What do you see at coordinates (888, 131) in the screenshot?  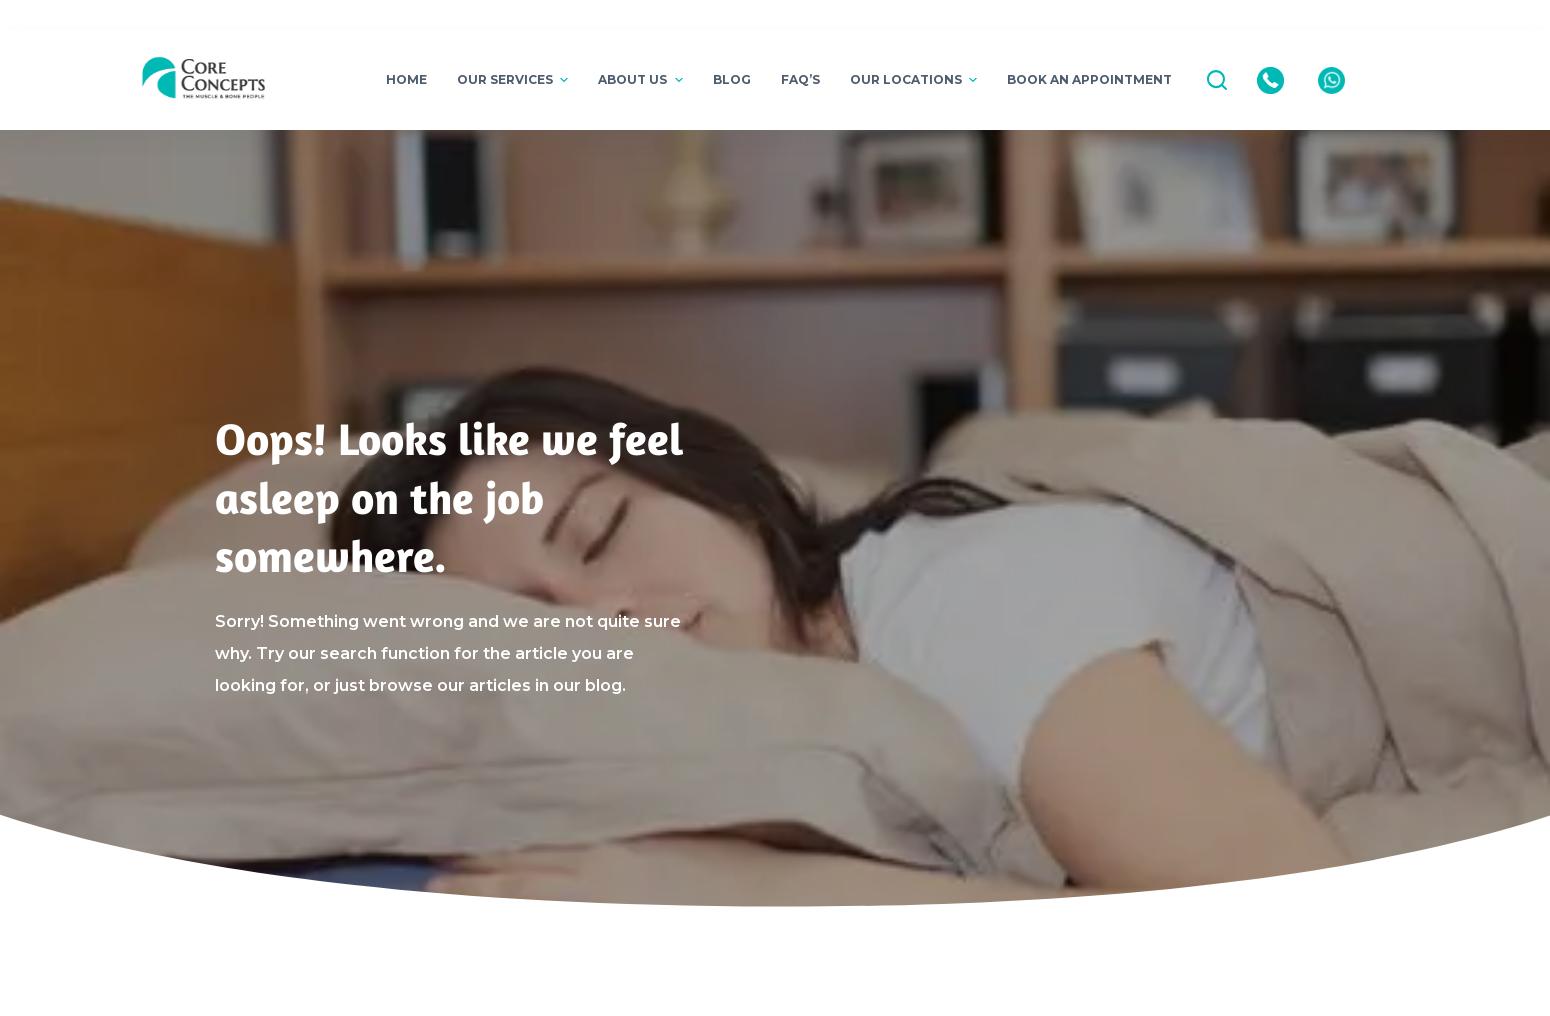 I see `'Harbourfront'` at bounding box center [888, 131].